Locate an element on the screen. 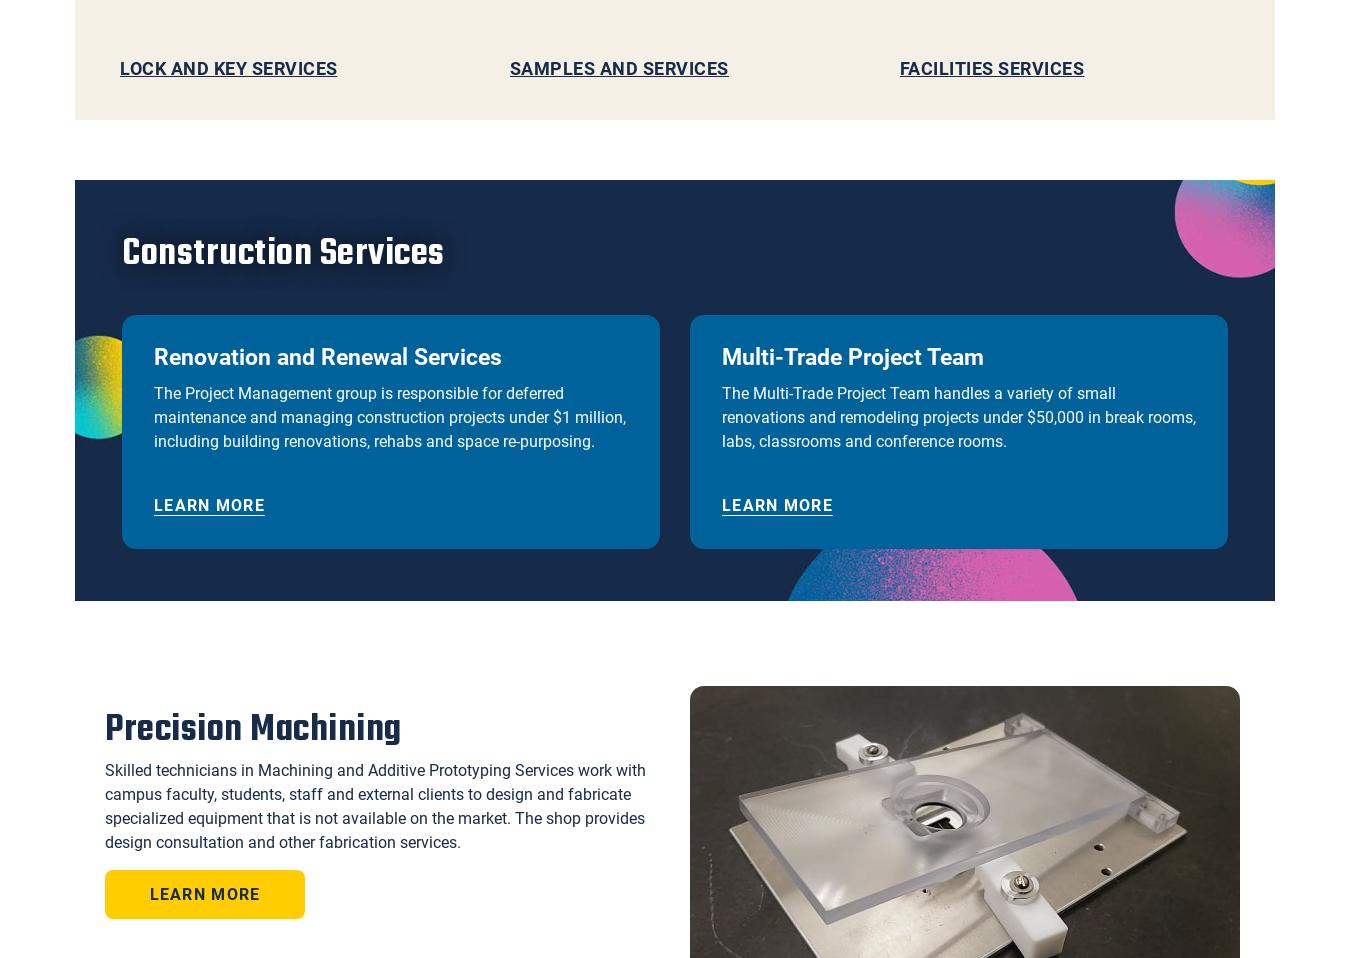 This screenshot has height=958, width=1350. 'Samples and Services' is located at coordinates (618, 66).